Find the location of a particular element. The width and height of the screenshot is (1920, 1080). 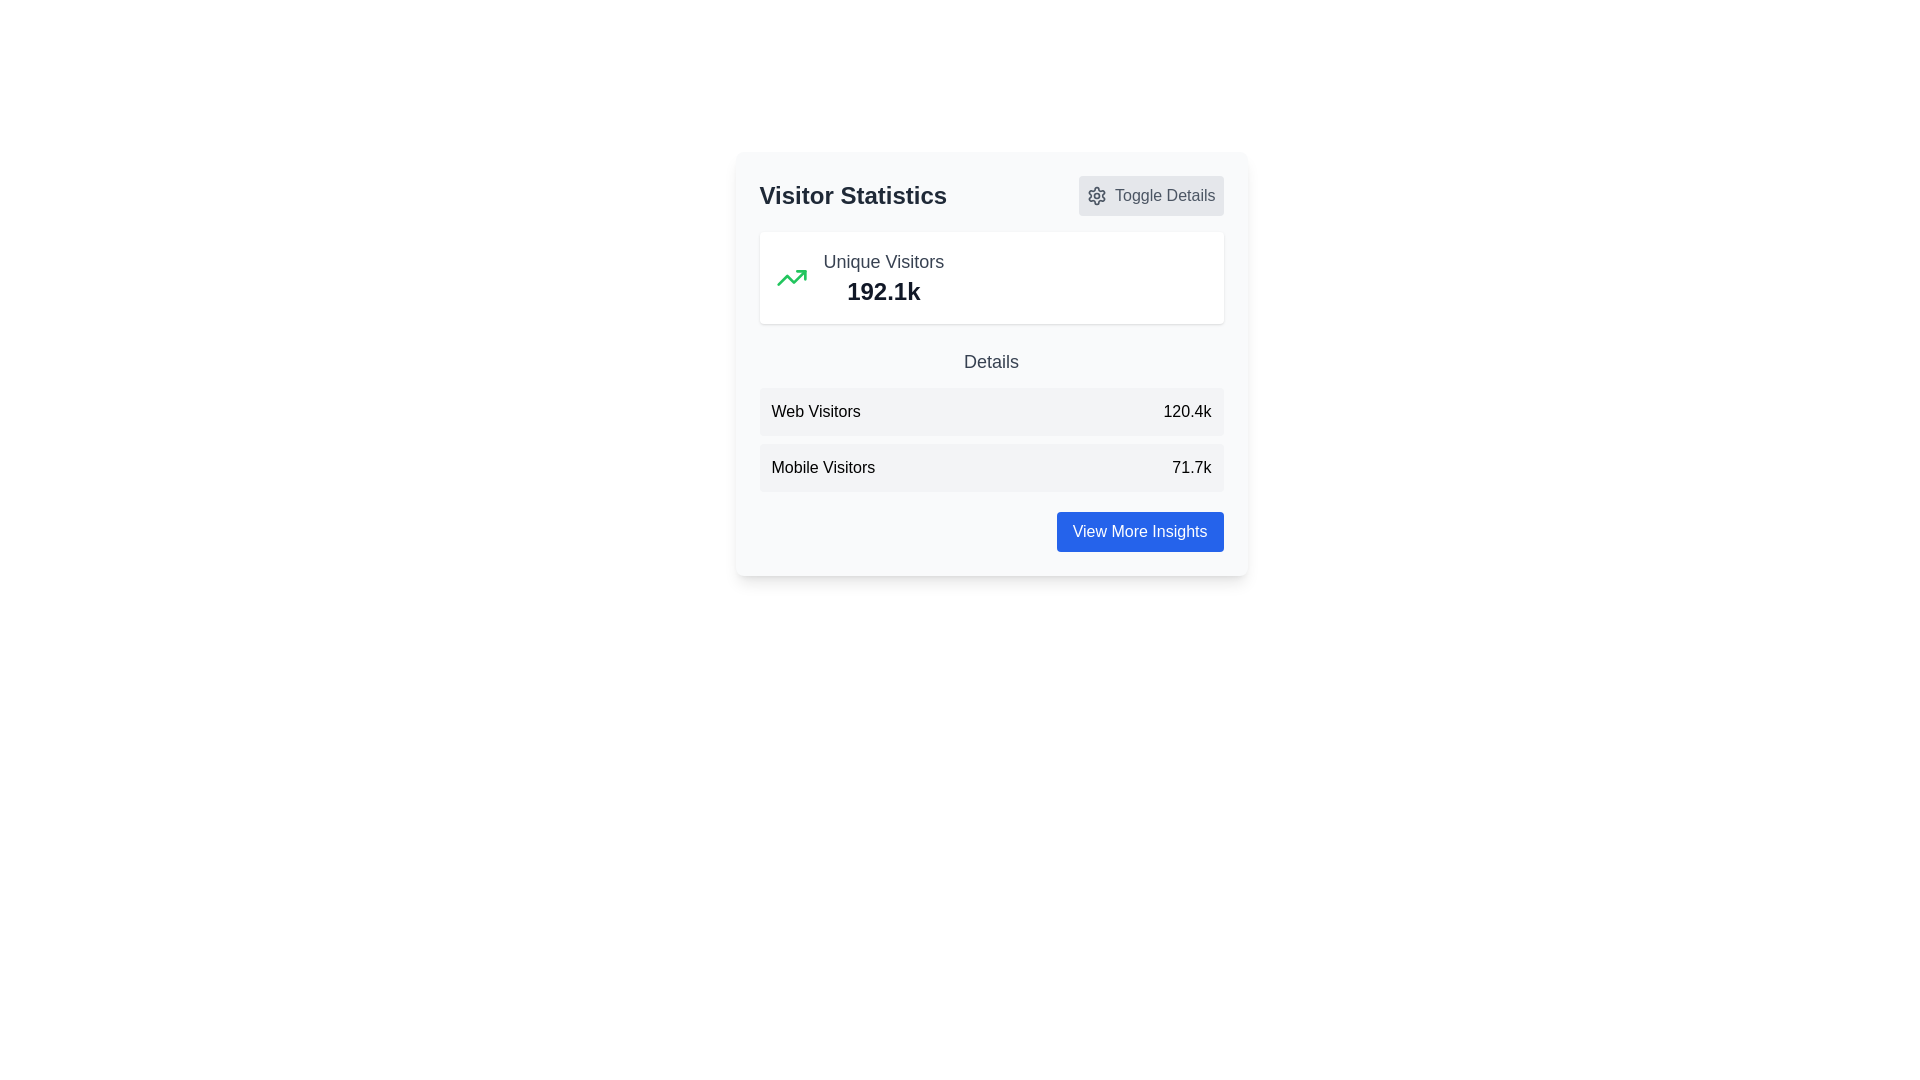

the upward trend icon representing 'Unique Visitors', located above the numerical data '192.1k' is located at coordinates (790, 277).